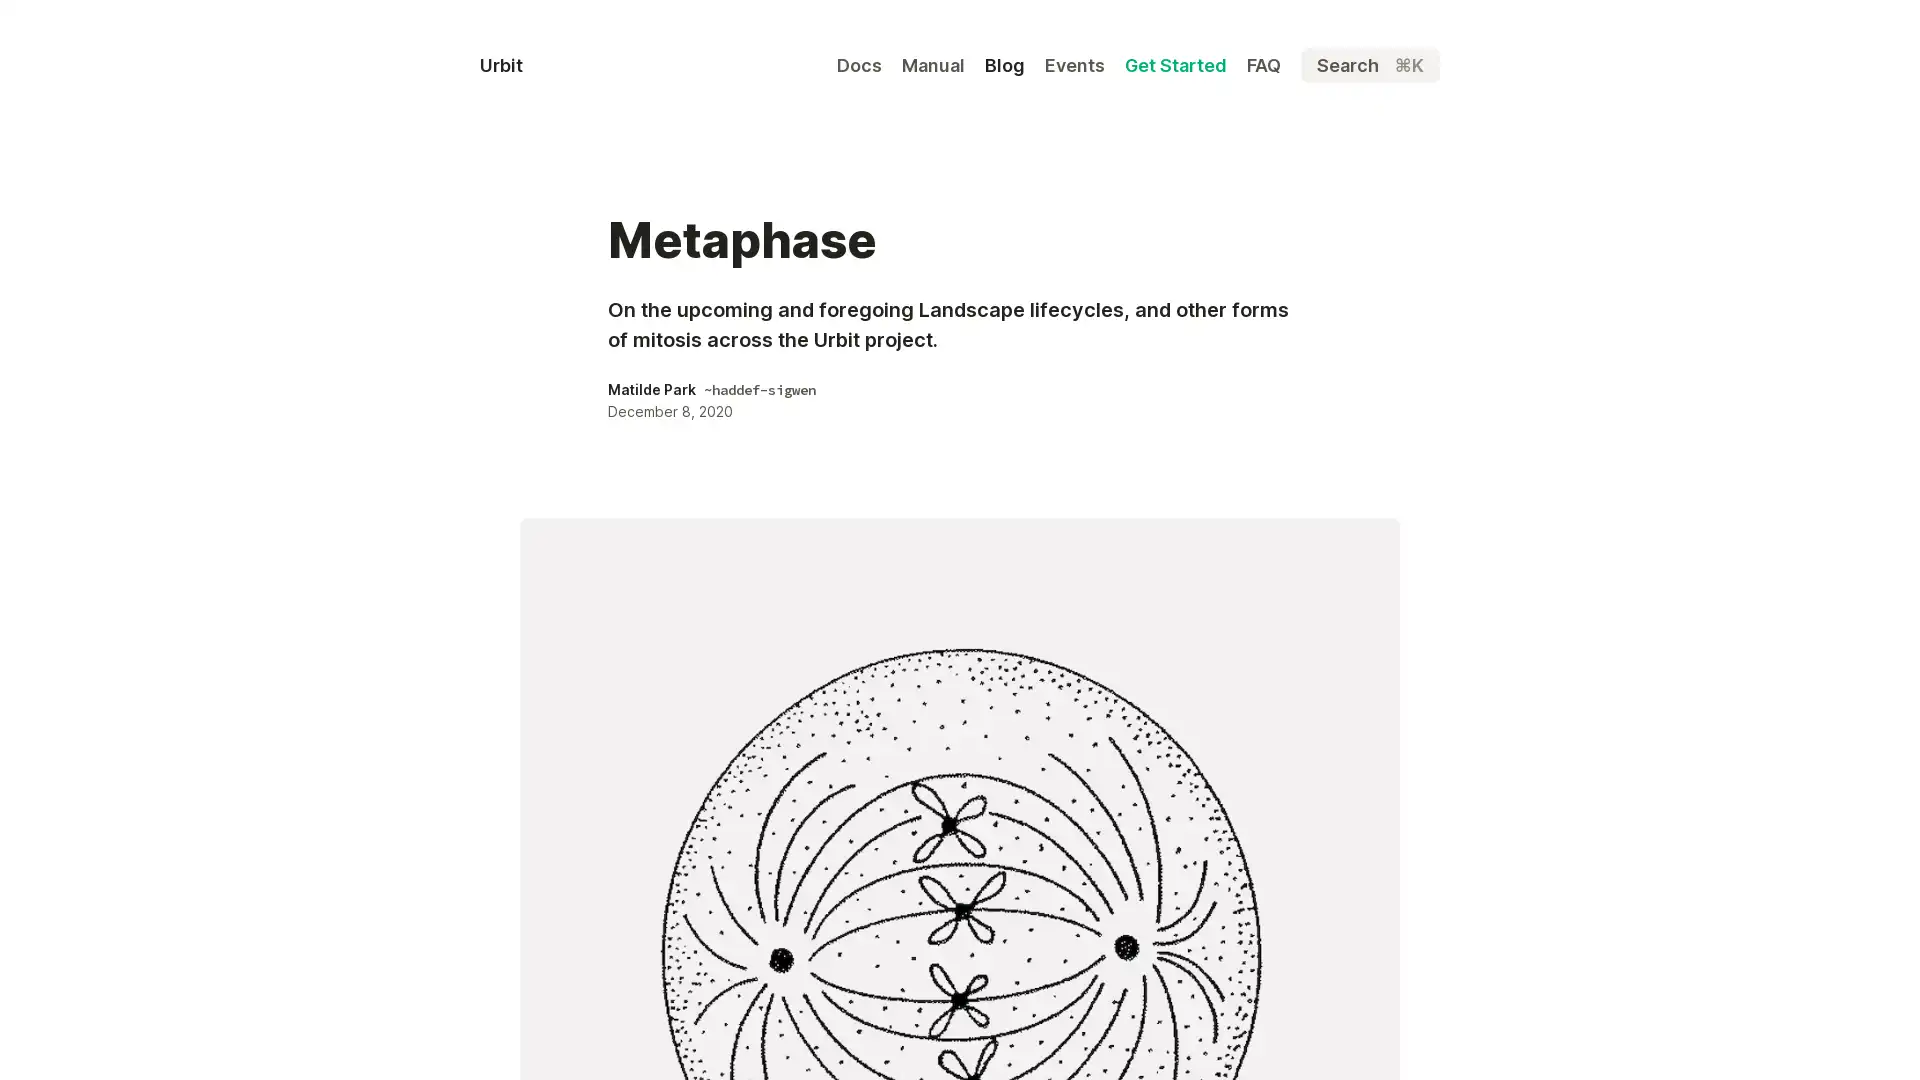 The height and width of the screenshot is (1080, 1920). What do you see at coordinates (1369, 64) in the screenshot?
I see `Search K` at bounding box center [1369, 64].